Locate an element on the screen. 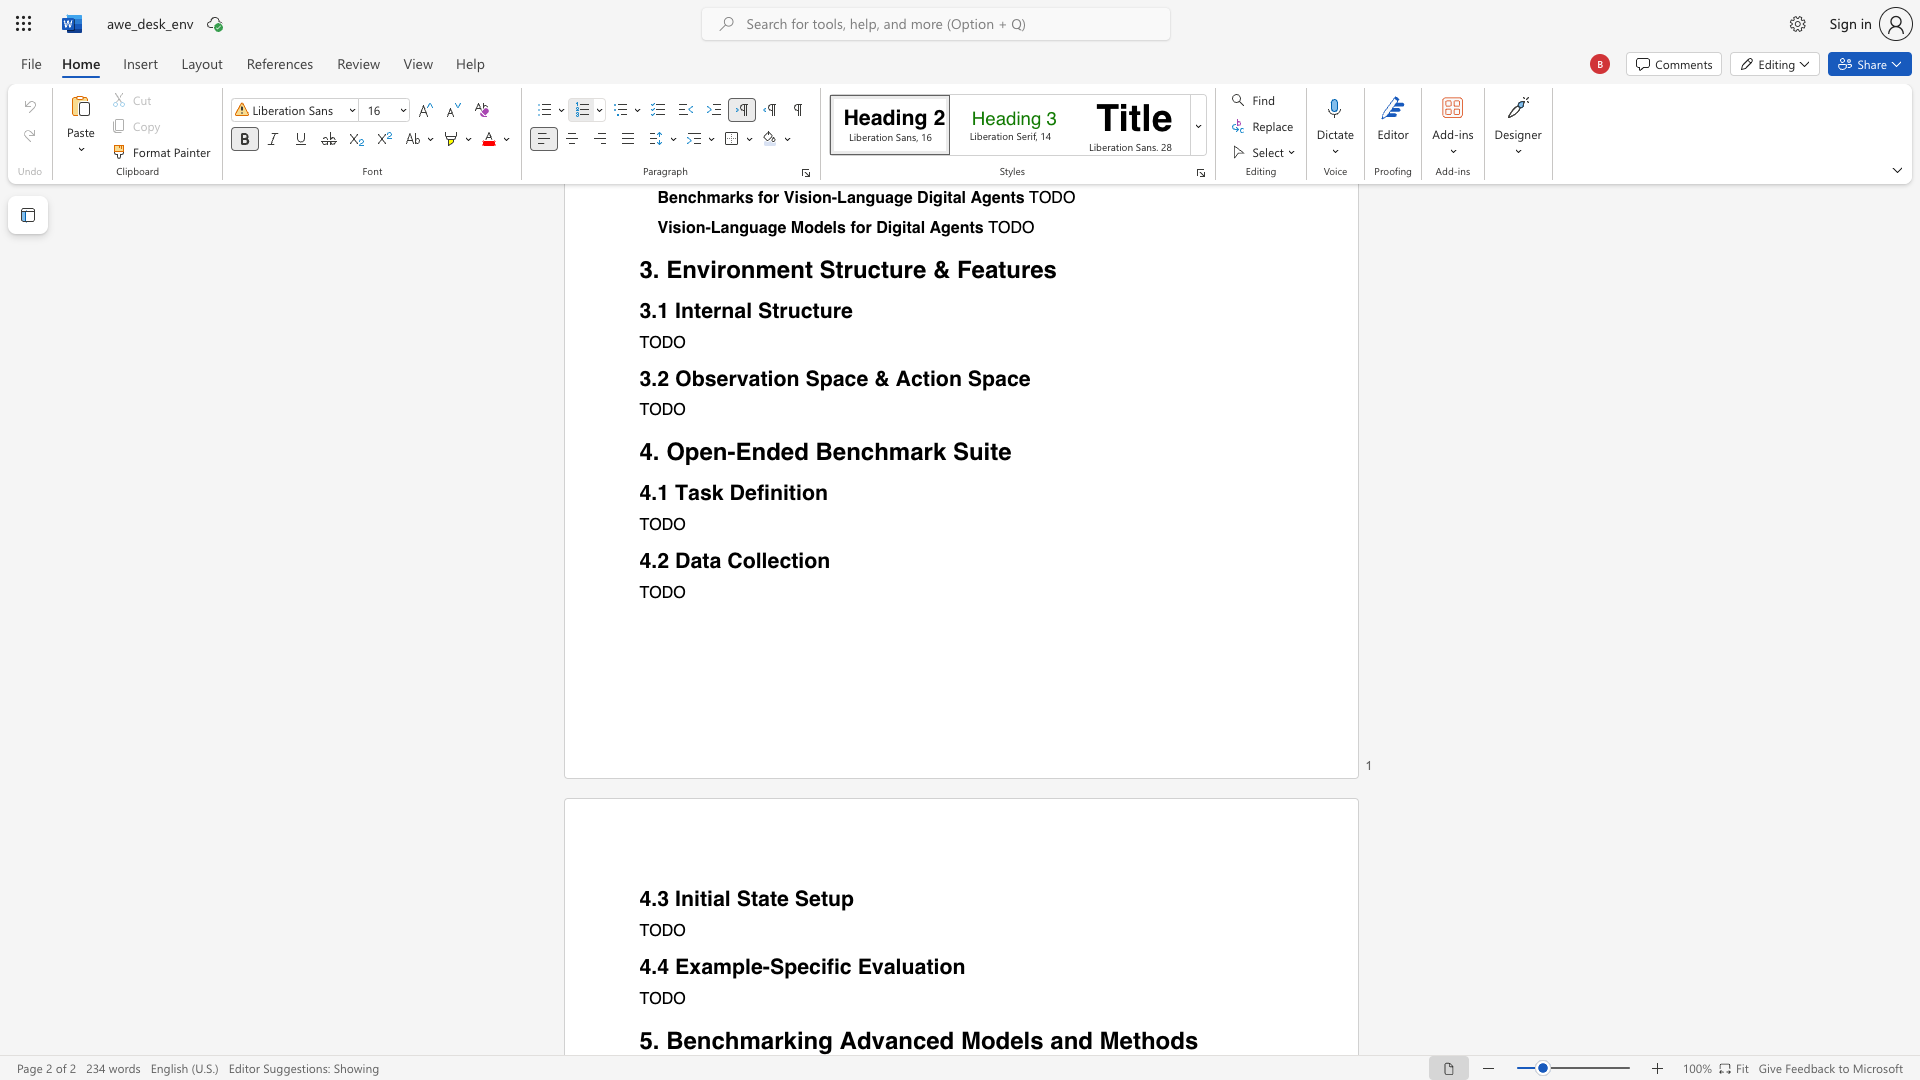  the 1th character "e" in the text is located at coordinates (690, 1039).